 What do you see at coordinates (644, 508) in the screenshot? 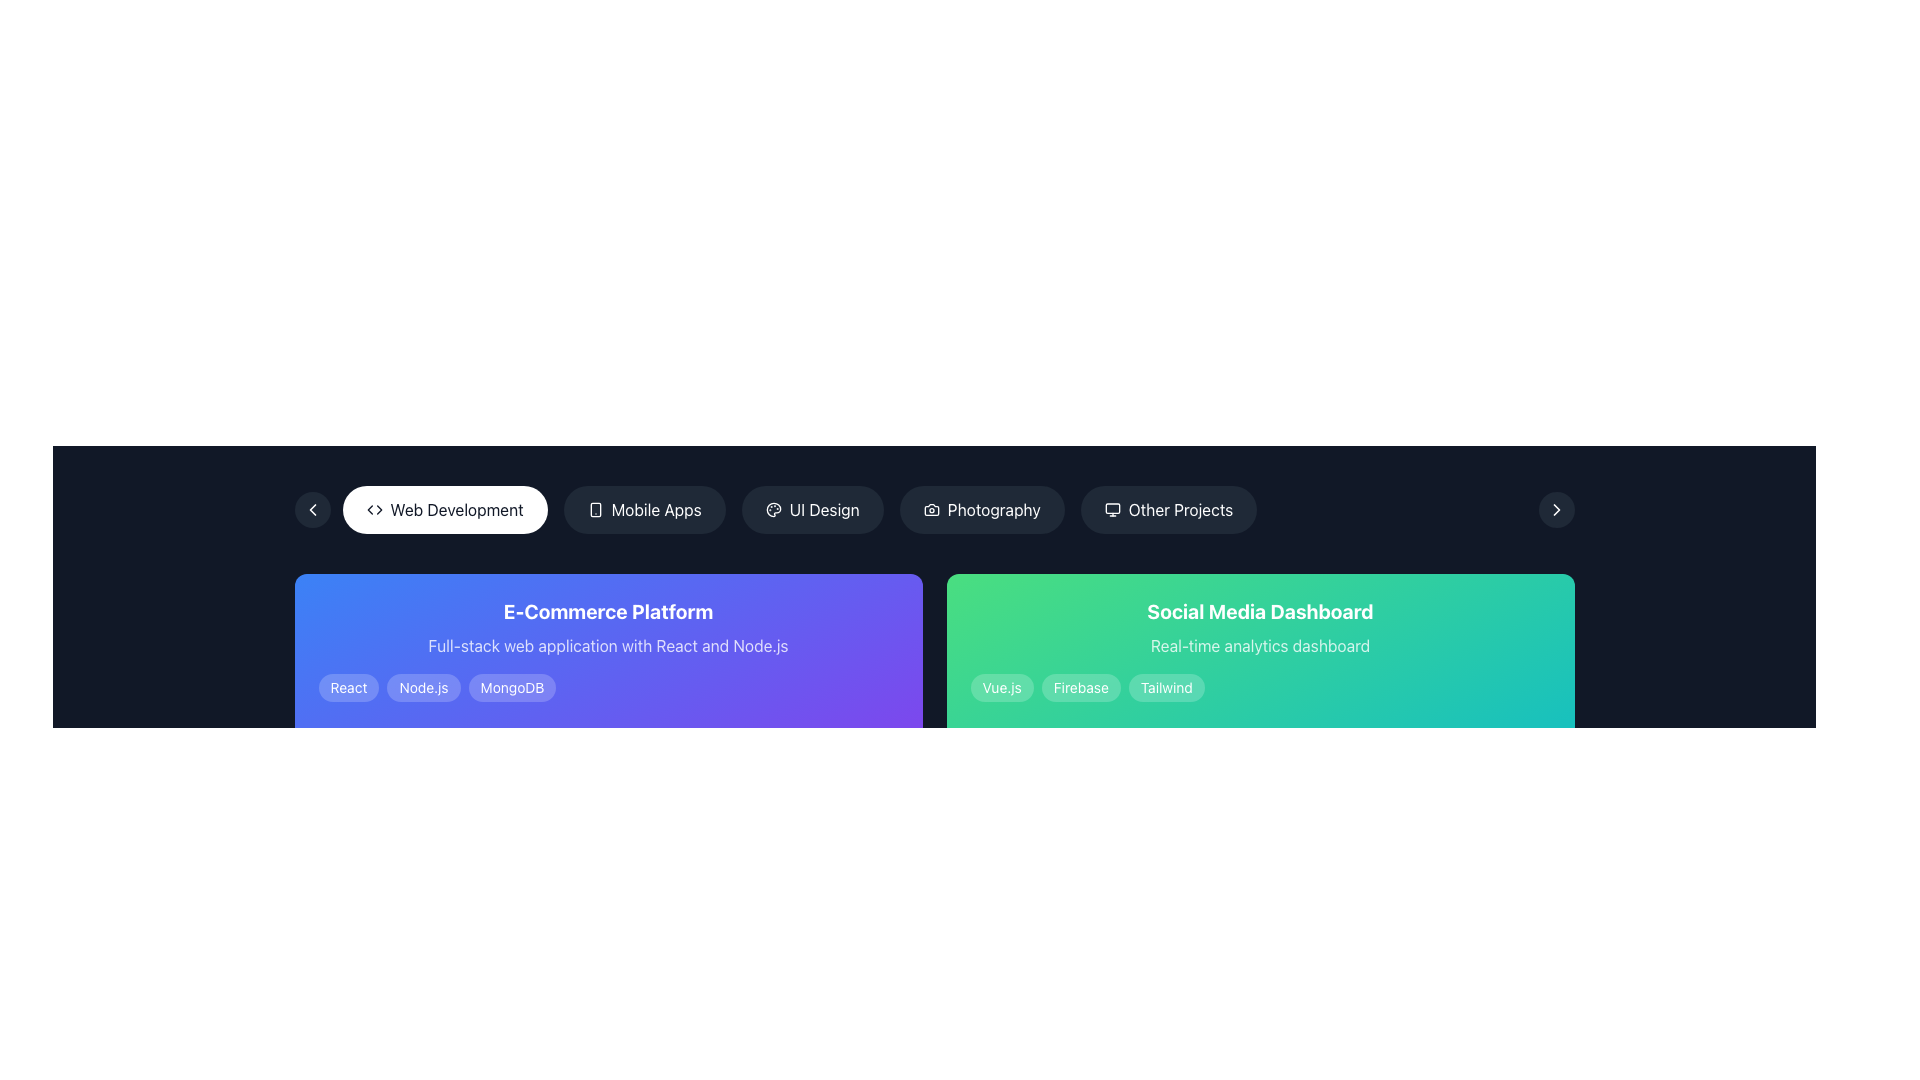
I see `the second button in the horizontal menu, which is located between 'Web Development' and 'UI Design', to trigger the hover effect` at bounding box center [644, 508].